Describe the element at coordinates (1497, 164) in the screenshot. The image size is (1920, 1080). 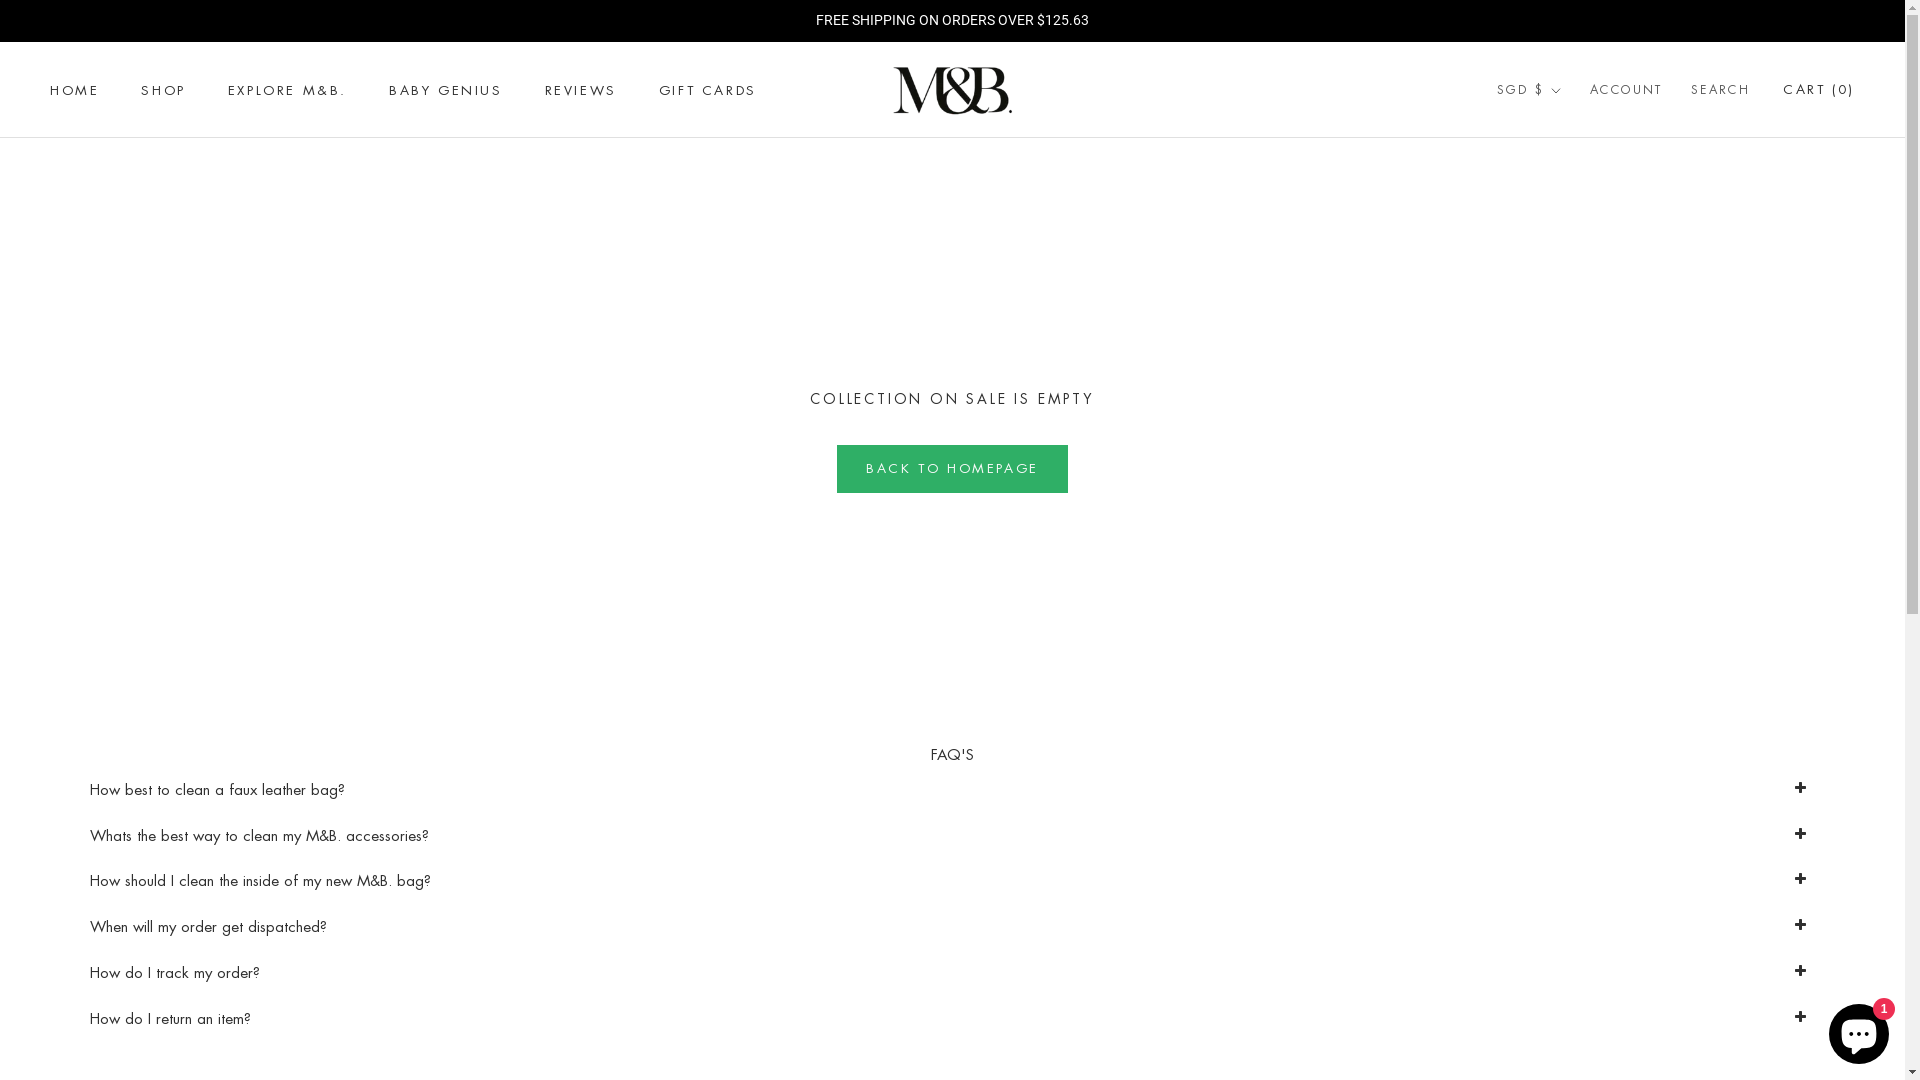
I see `'CAD'` at that location.